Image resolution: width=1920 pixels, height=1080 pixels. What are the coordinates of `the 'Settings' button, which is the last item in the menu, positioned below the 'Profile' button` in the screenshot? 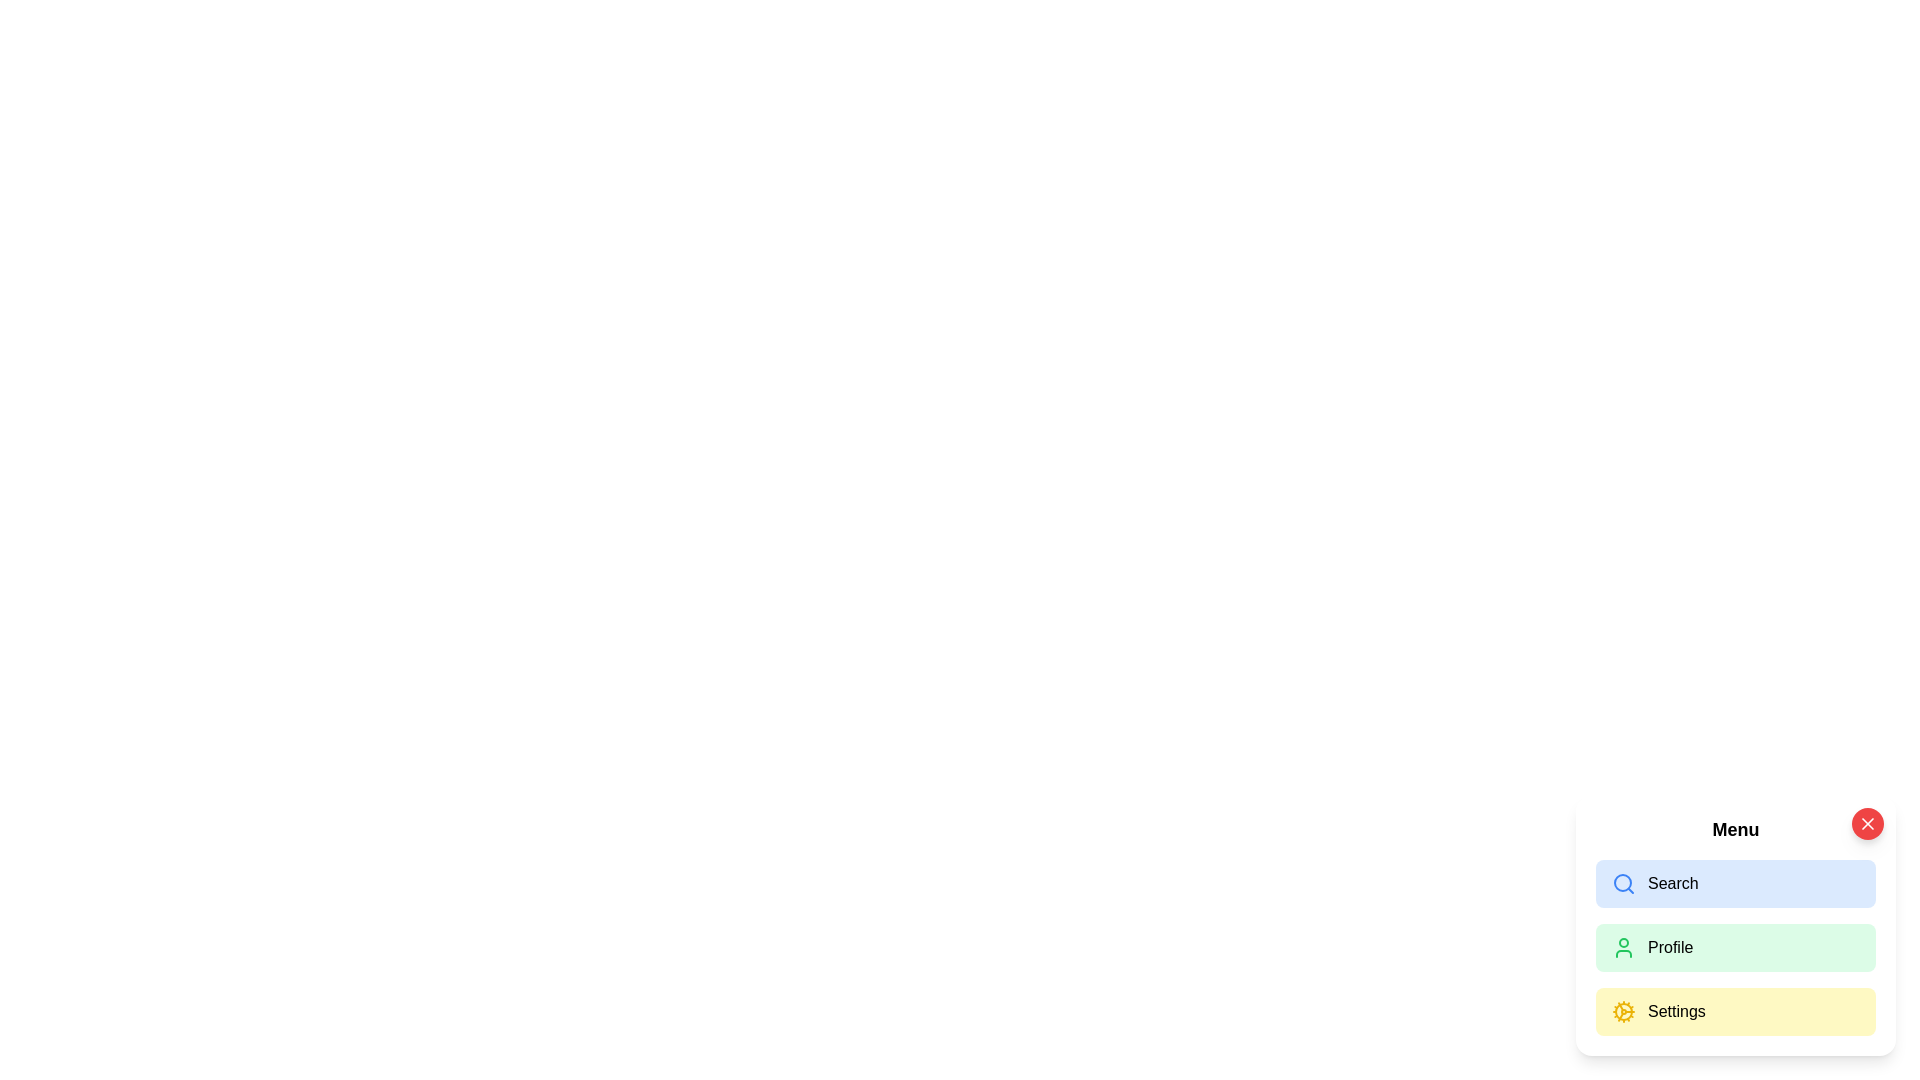 It's located at (1735, 1011).